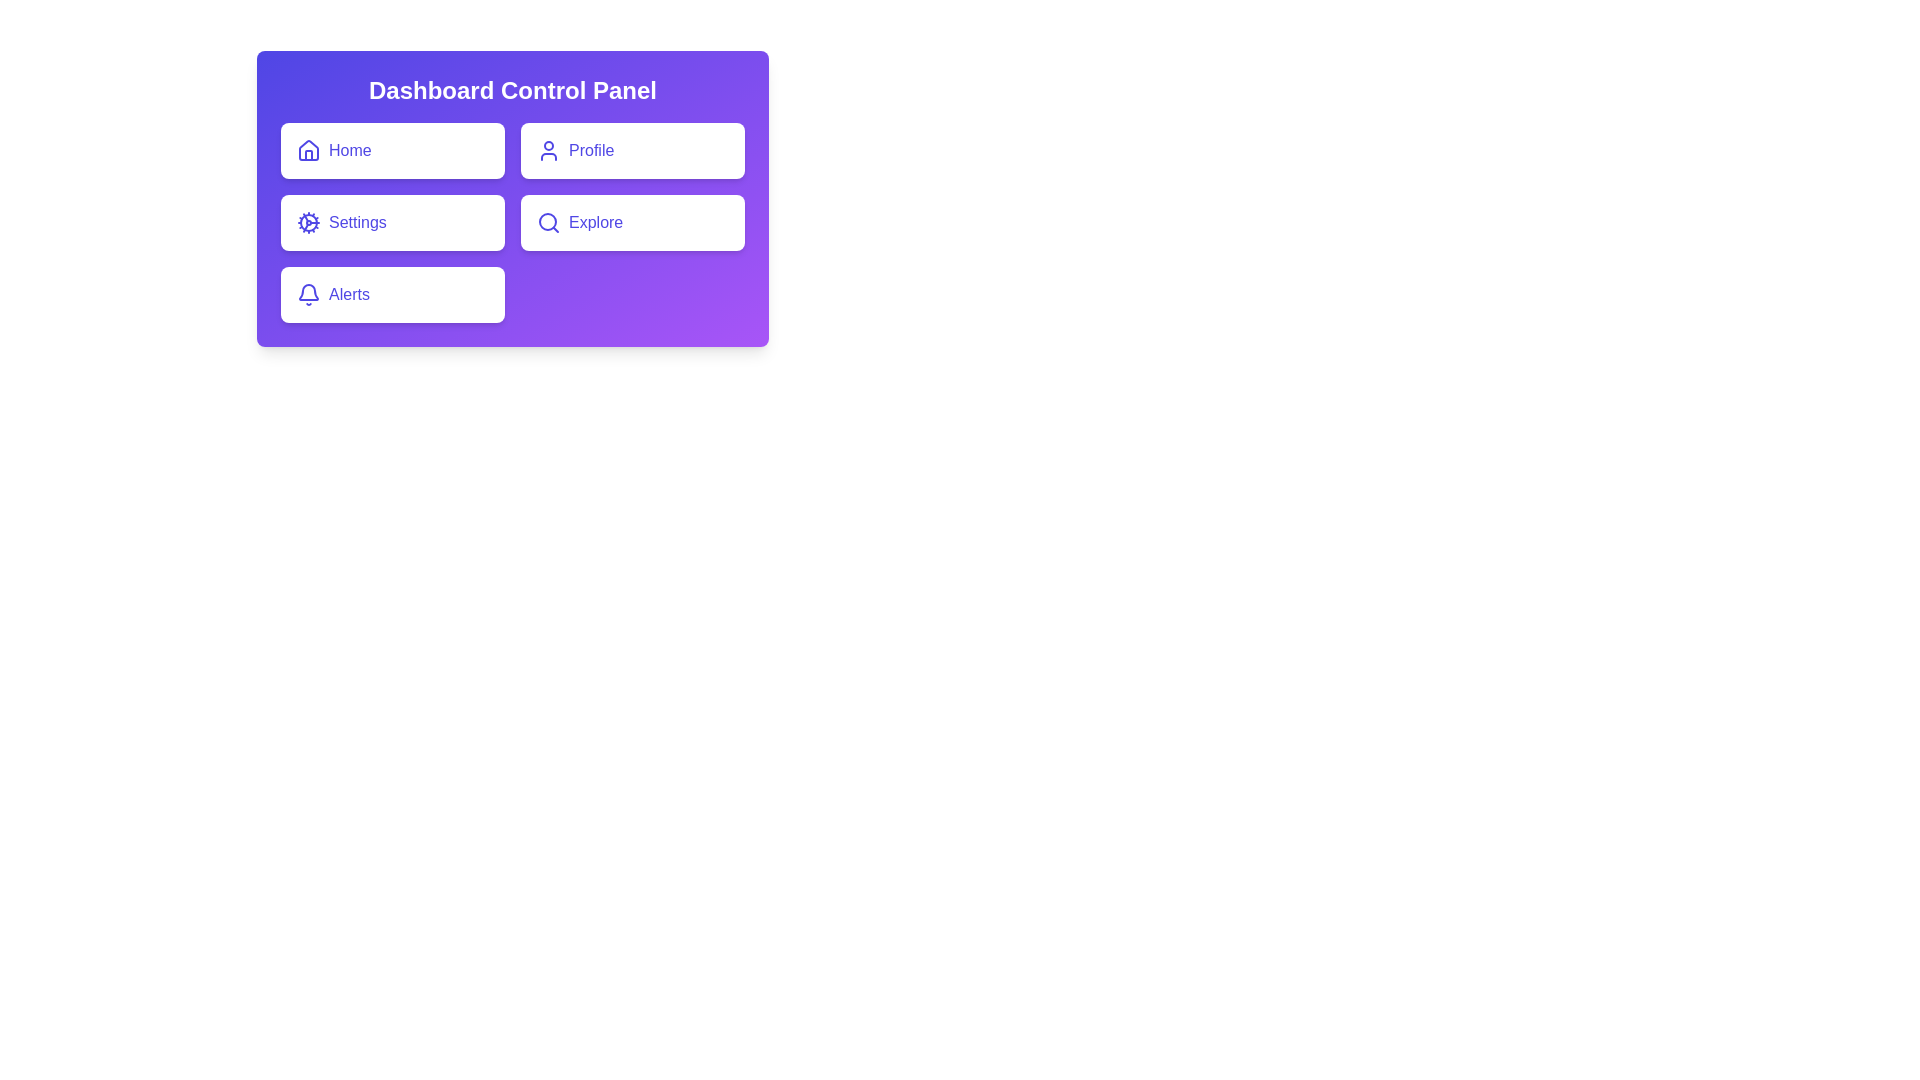 This screenshot has height=1080, width=1920. I want to click on the cog-shaped settings icon, which is styled in a purple stroke and located within the settings button to the left of the text 'Settings', so click(307, 223).